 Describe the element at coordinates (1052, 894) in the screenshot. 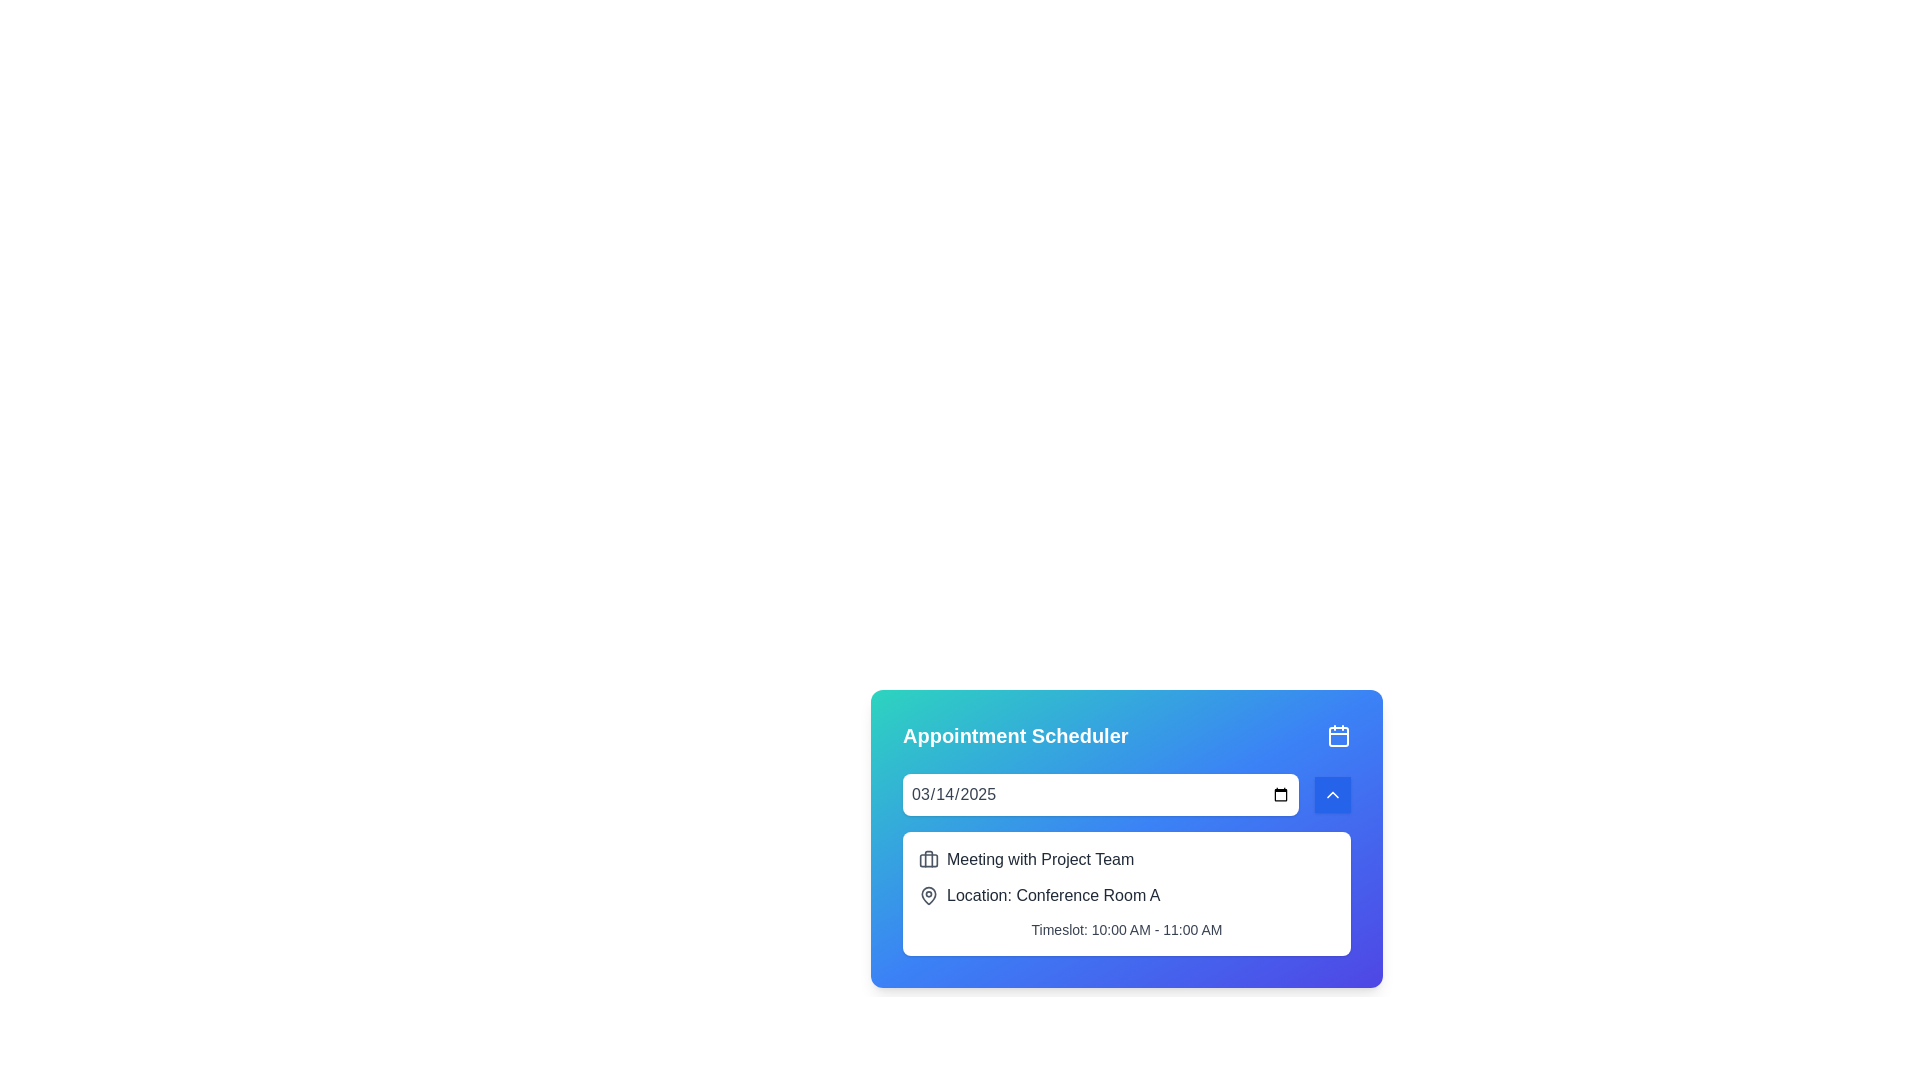

I see `text label displaying the location of the scheduled meeting, which is 'Conference Room A', located below the meeting title and above the date and time details in the appointment scheduler interface` at that location.